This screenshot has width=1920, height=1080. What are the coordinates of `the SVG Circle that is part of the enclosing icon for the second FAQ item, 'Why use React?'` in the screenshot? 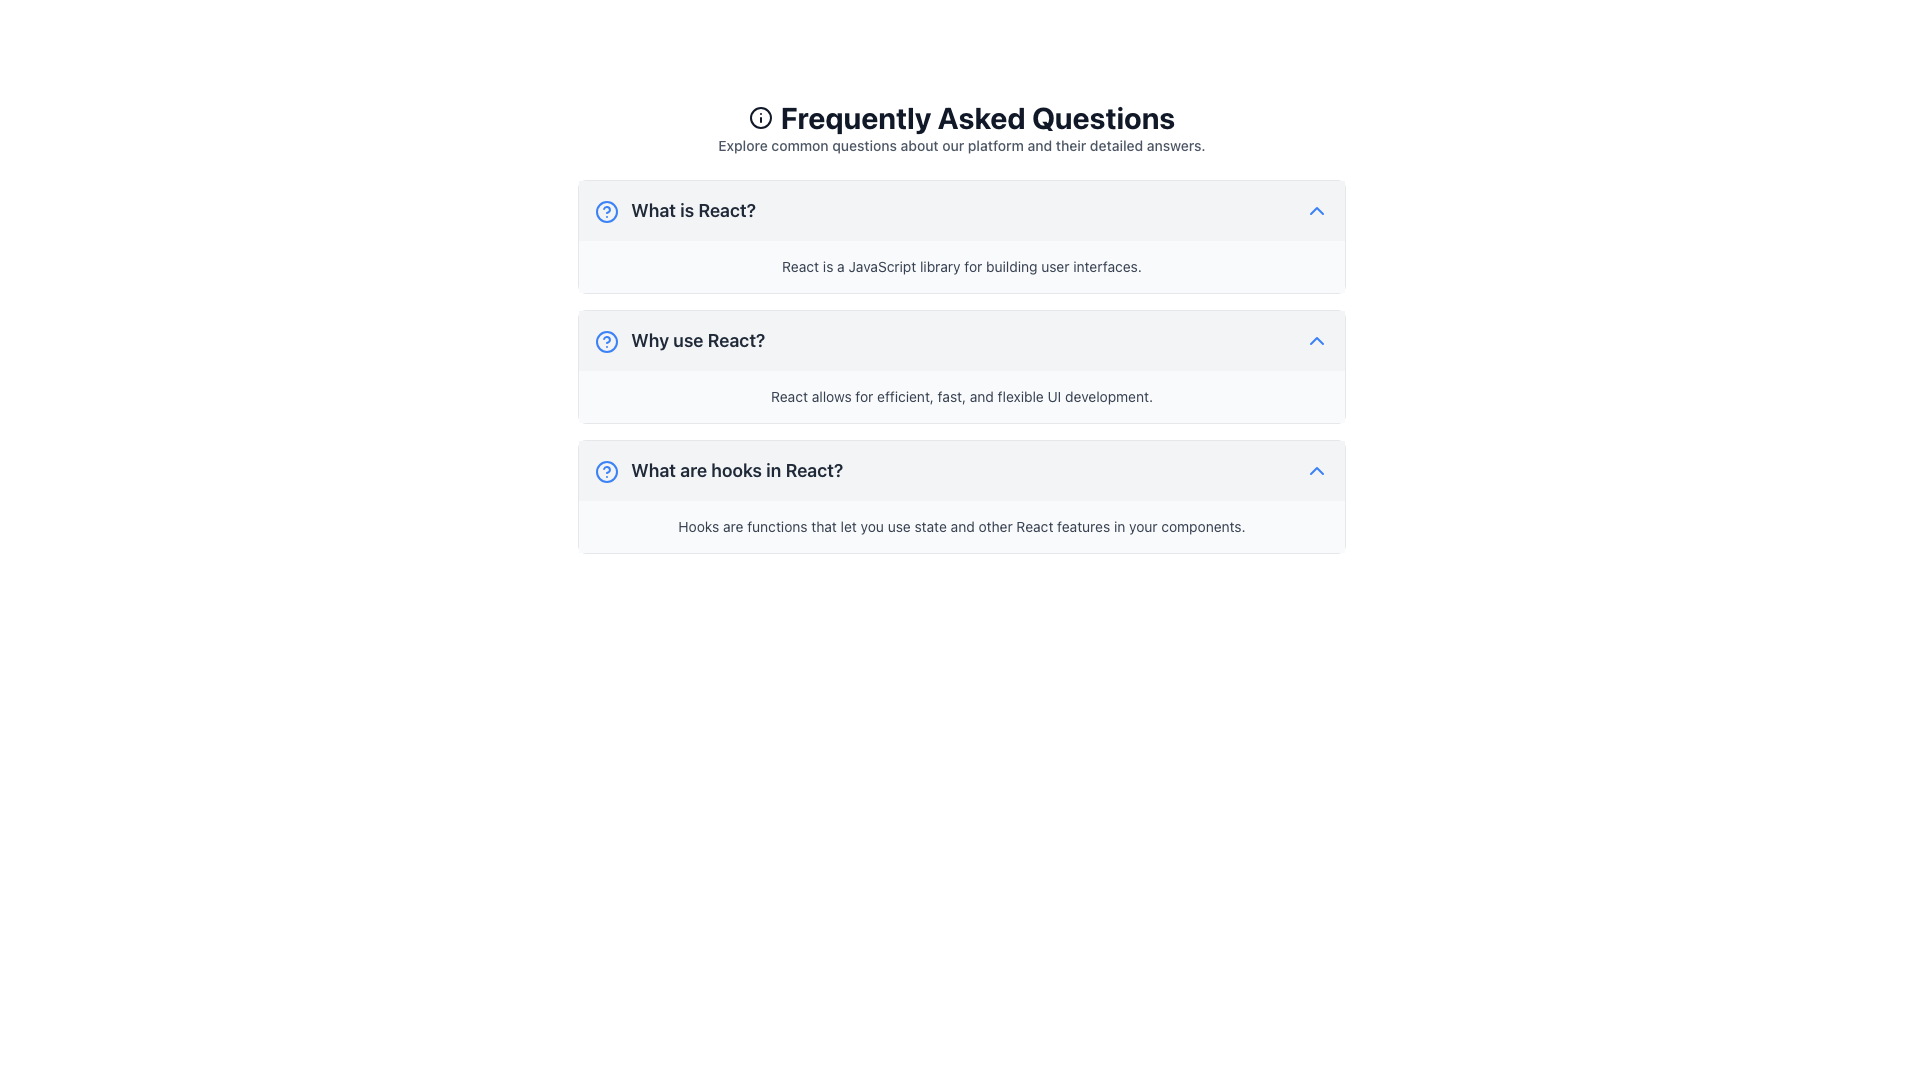 It's located at (605, 341).